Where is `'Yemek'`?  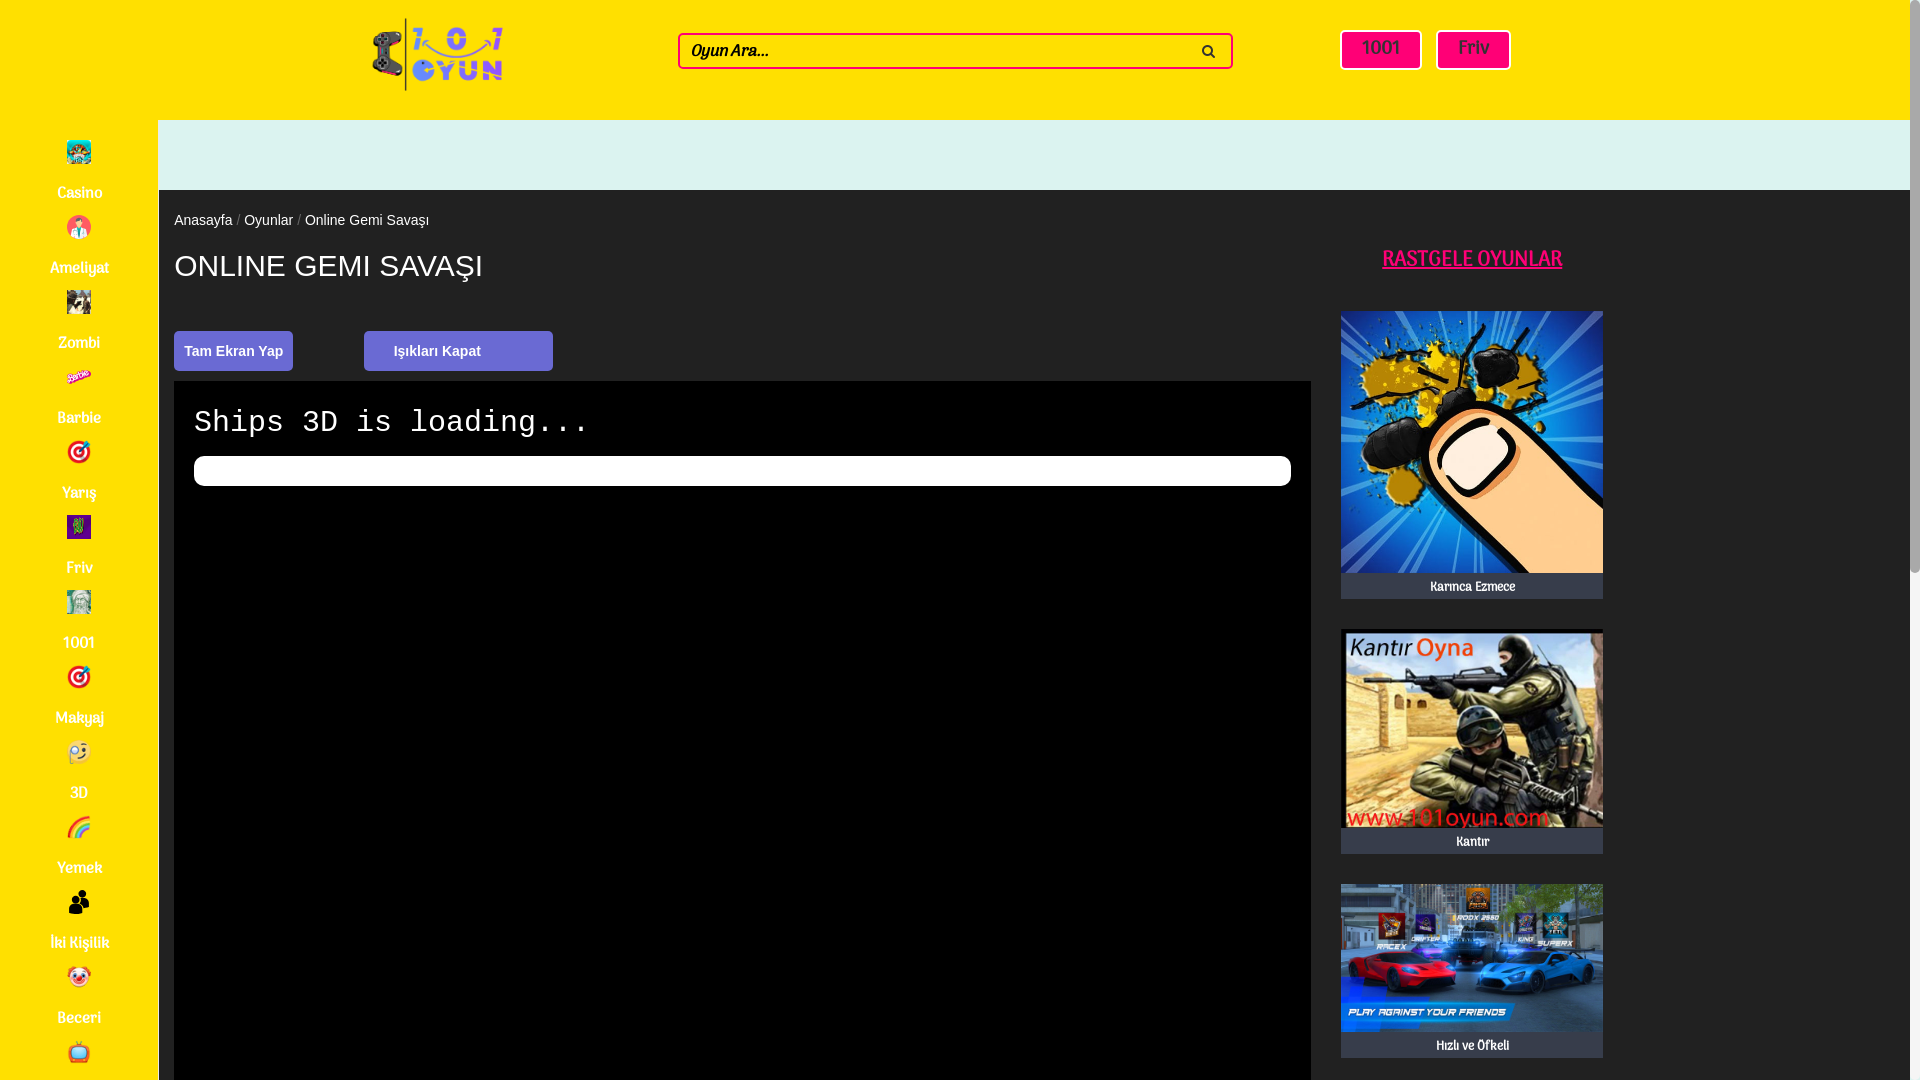
'Yemek' is located at coordinates (78, 848).